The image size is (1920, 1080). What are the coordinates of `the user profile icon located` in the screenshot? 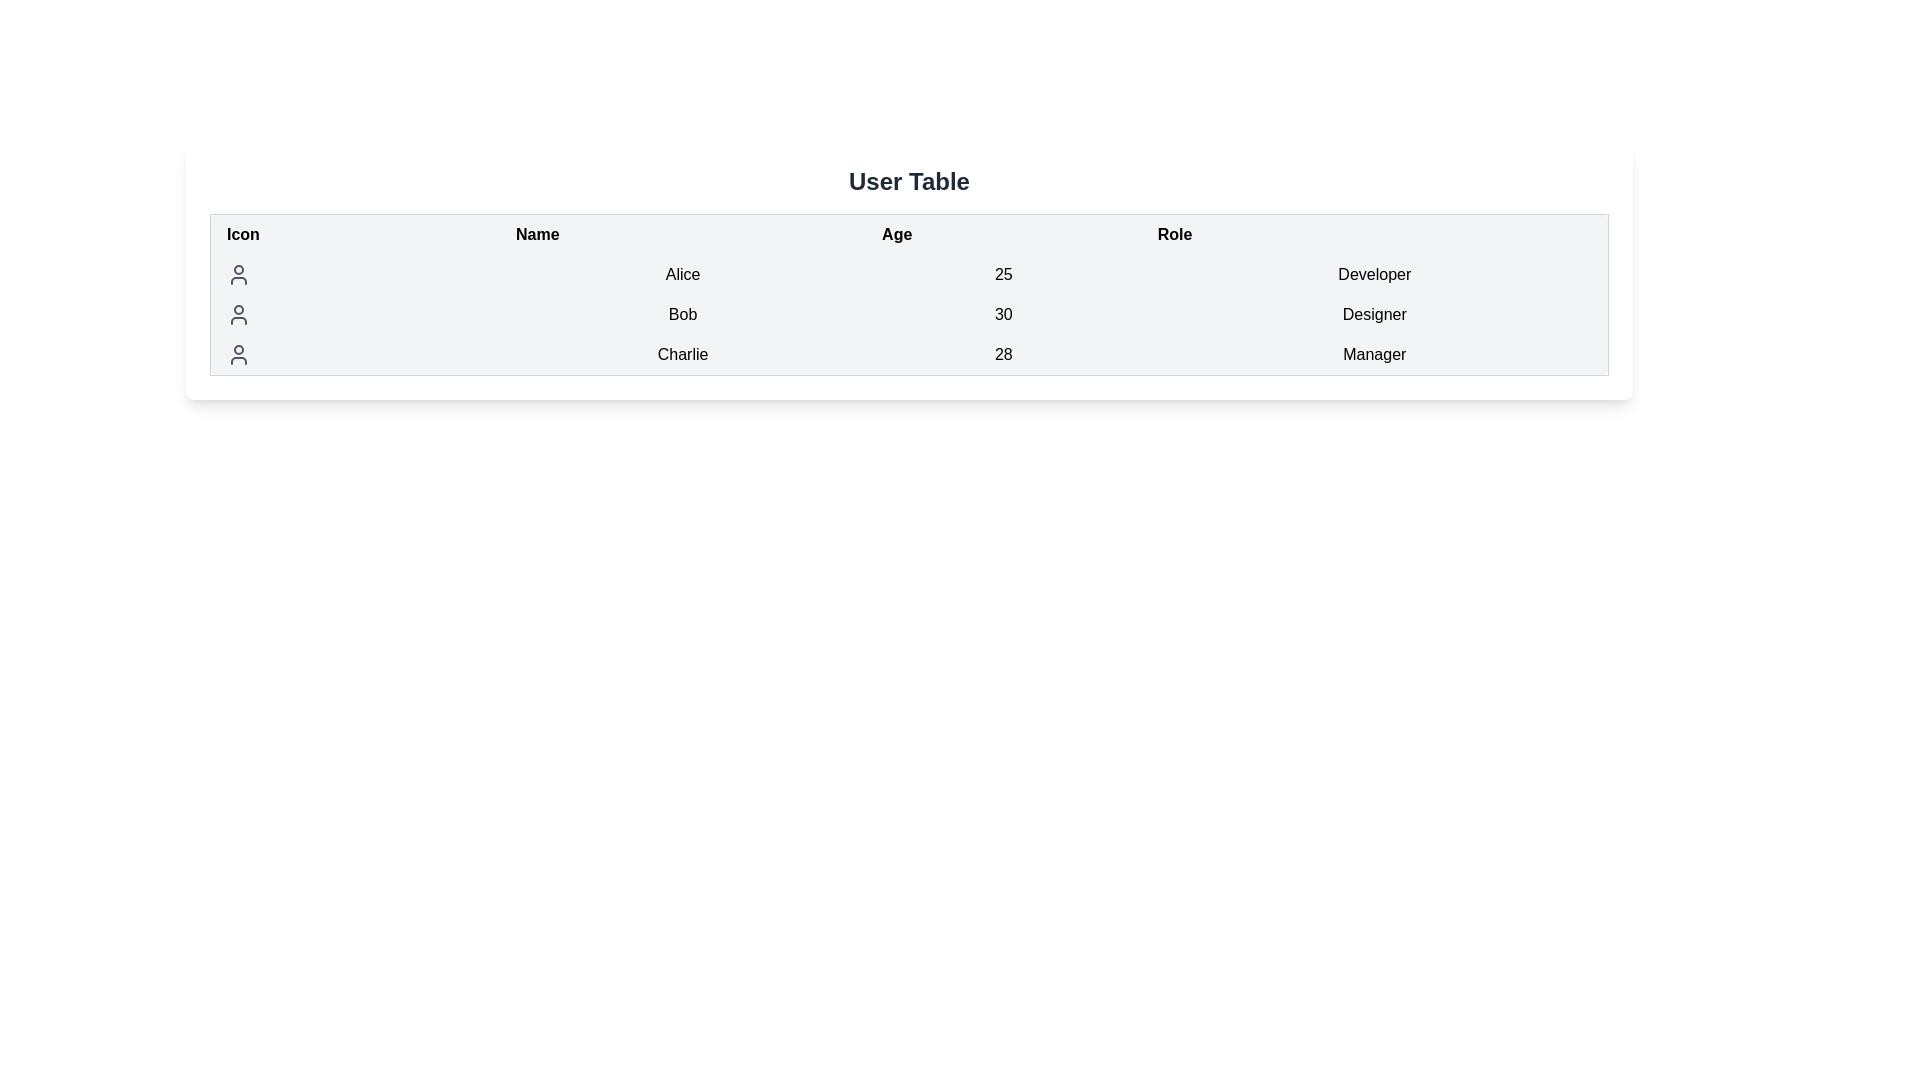 It's located at (239, 315).